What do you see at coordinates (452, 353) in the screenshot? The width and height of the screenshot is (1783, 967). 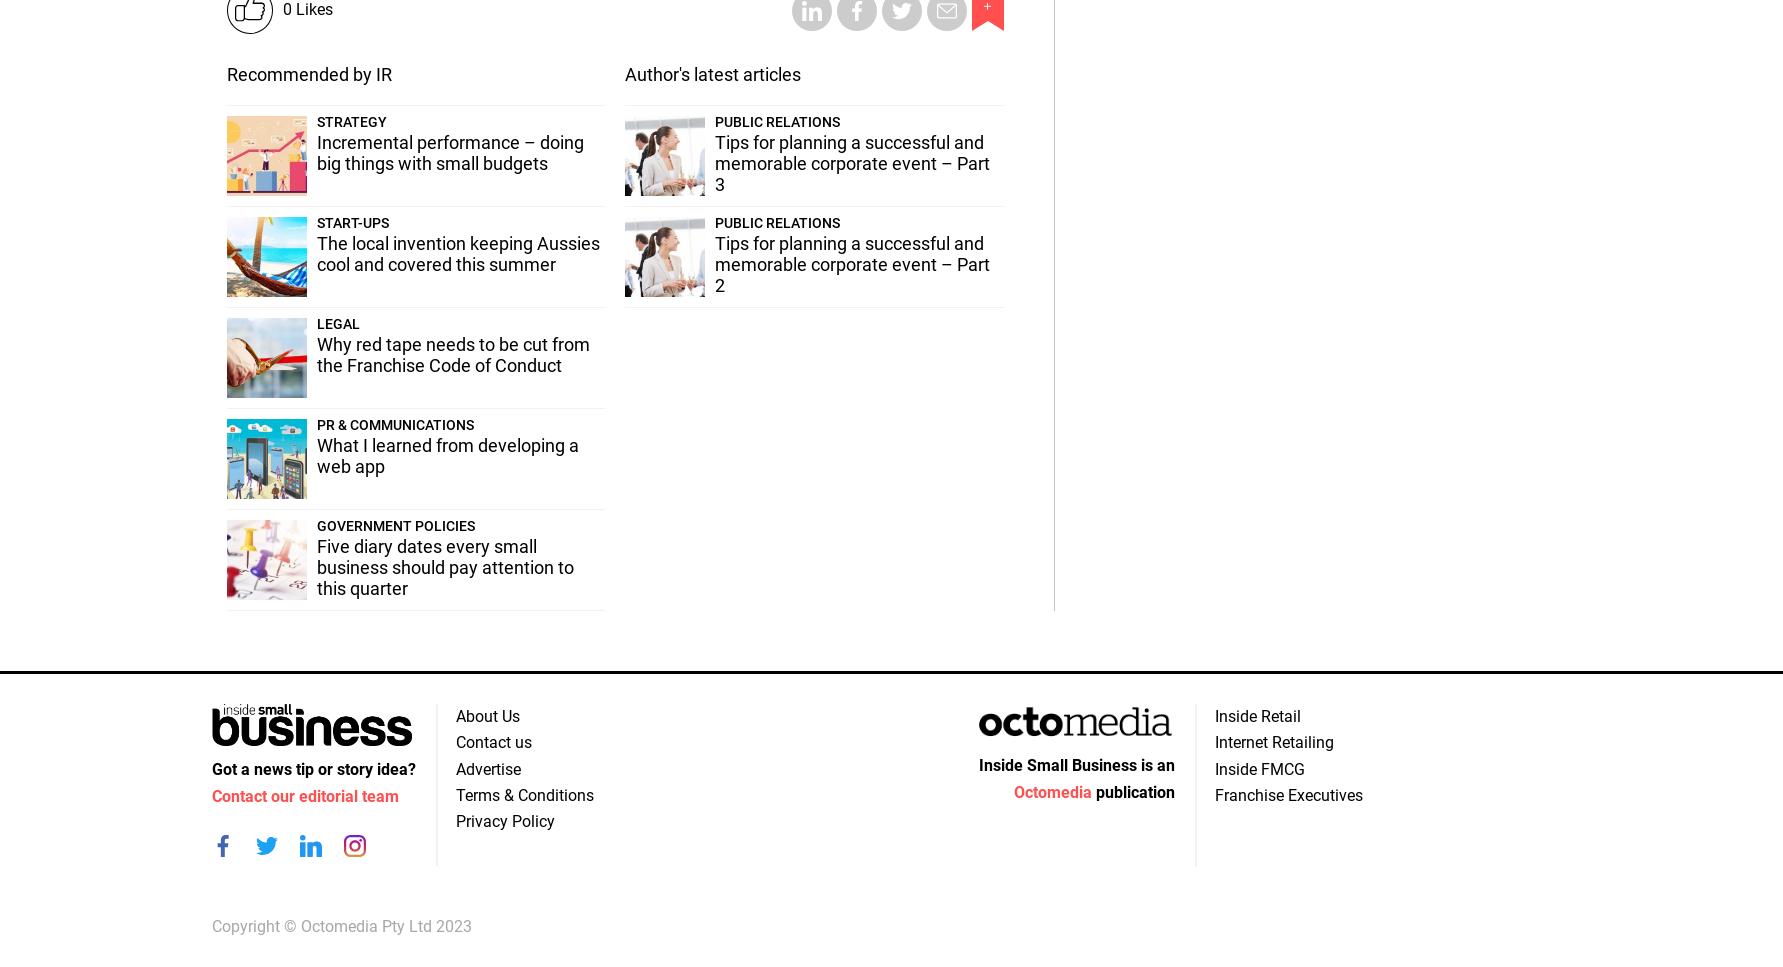 I see `'Why red tape needs to be cut from the Franchise Code of Conduct'` at bounding box center [452, 353].